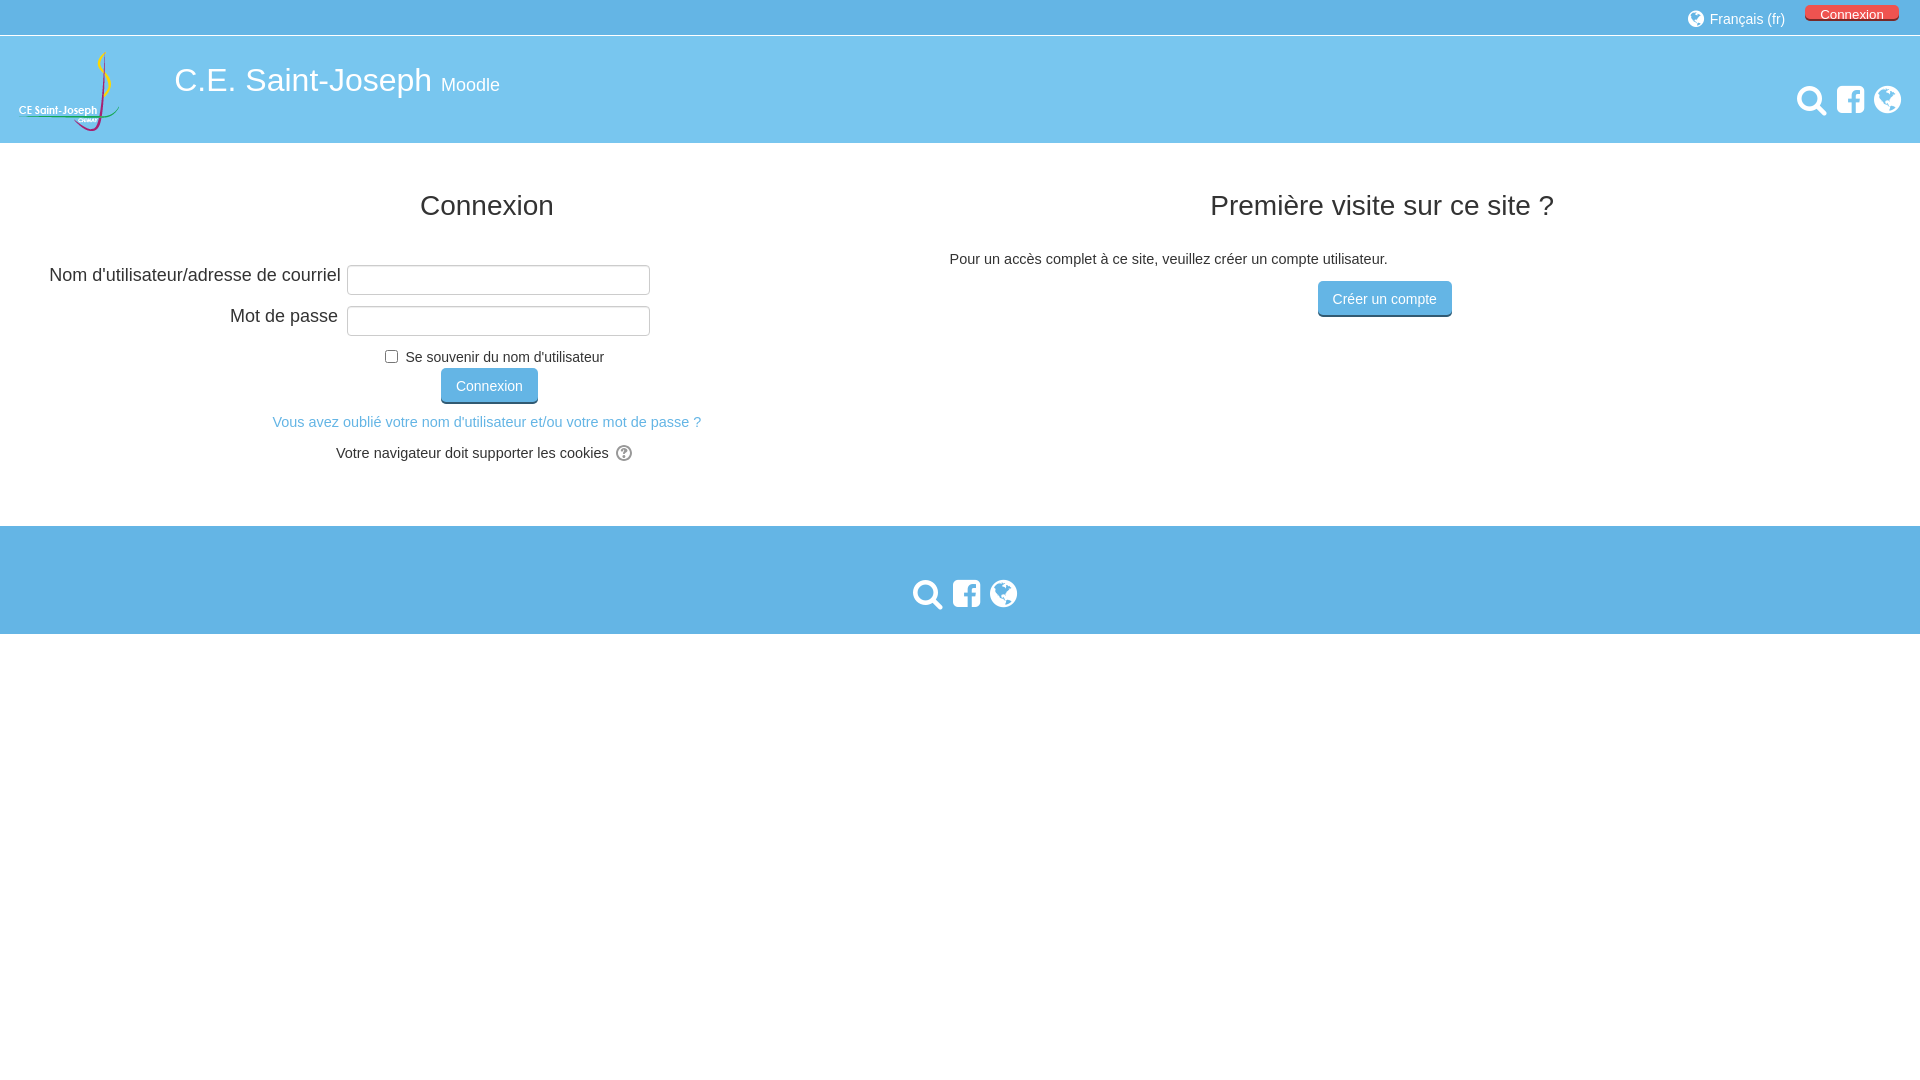  What do you see at coordinates (998, 593) in the screenshot?
I see `'Site Web'` at bounding box center [998, 593].